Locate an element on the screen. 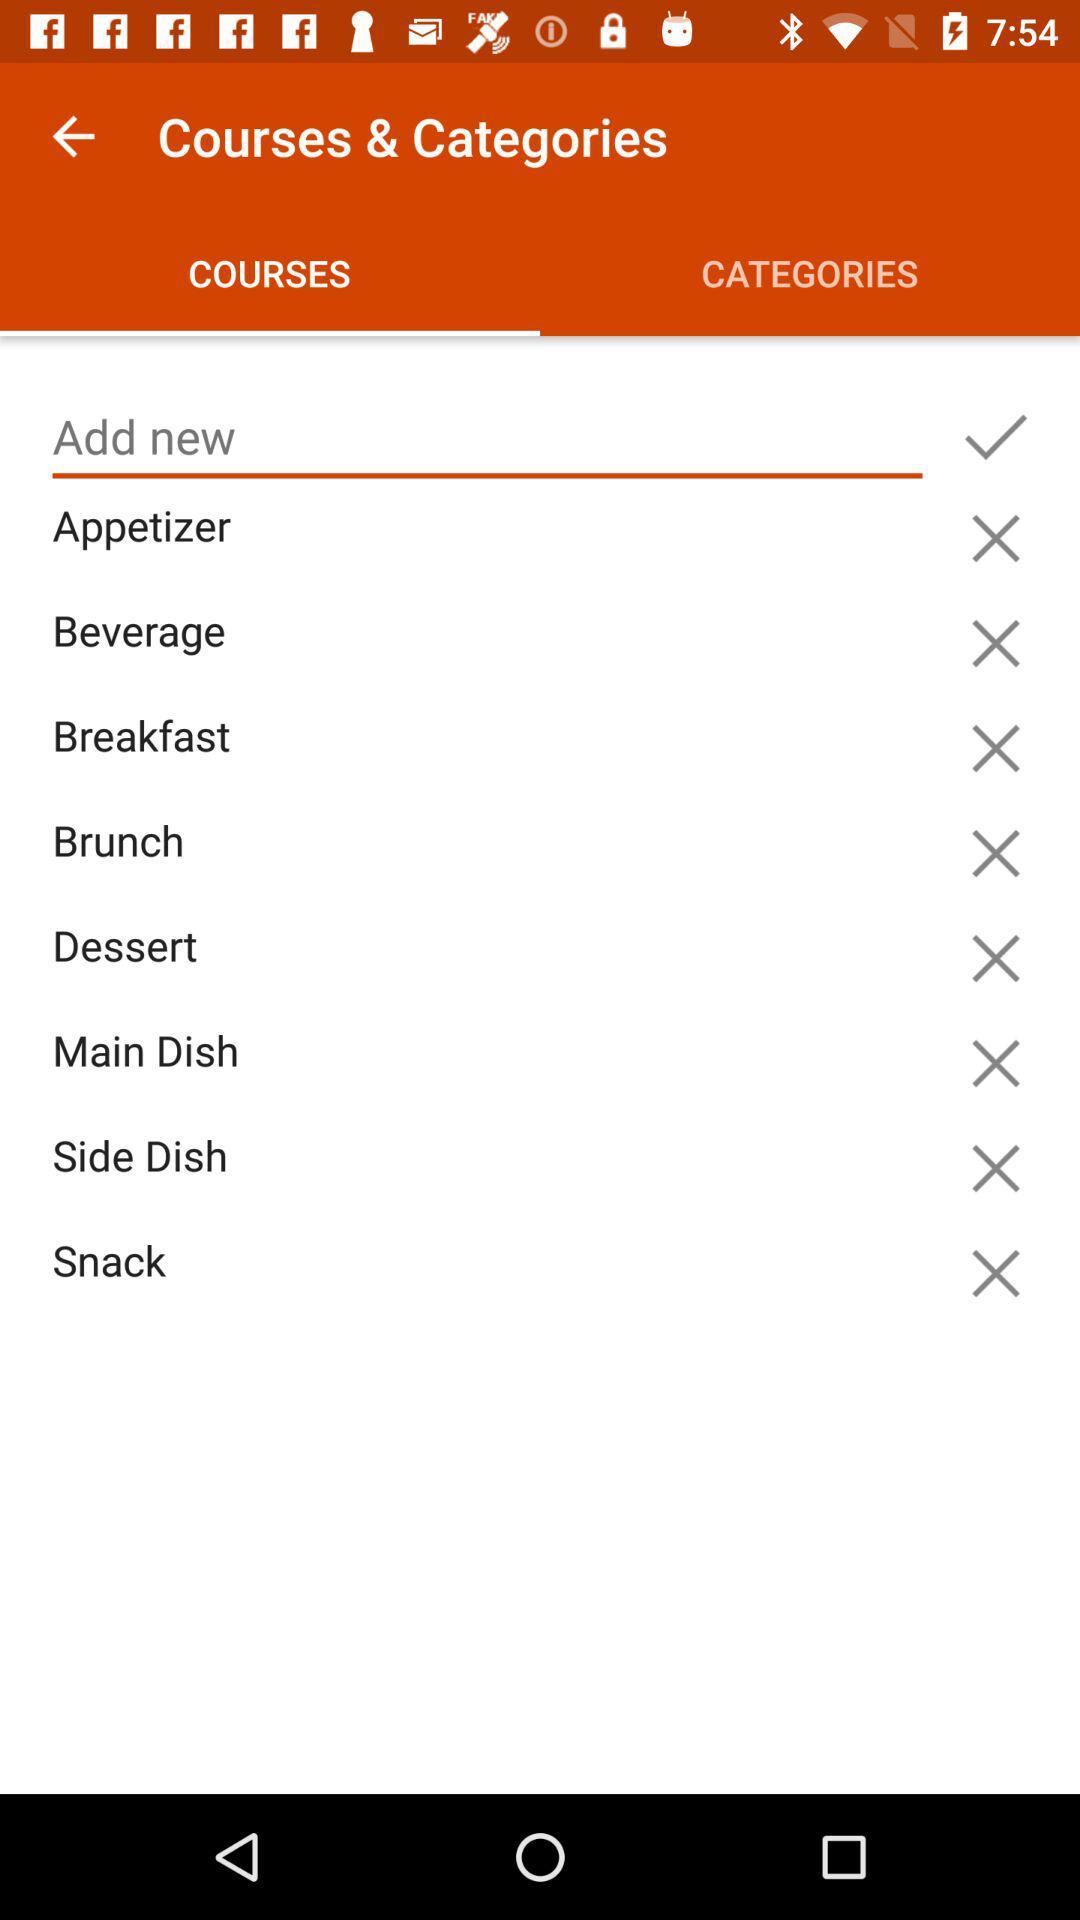 Image resolution: width=1080 pixels, height=1920 pixels. this item is located at coordinates (995, 538).